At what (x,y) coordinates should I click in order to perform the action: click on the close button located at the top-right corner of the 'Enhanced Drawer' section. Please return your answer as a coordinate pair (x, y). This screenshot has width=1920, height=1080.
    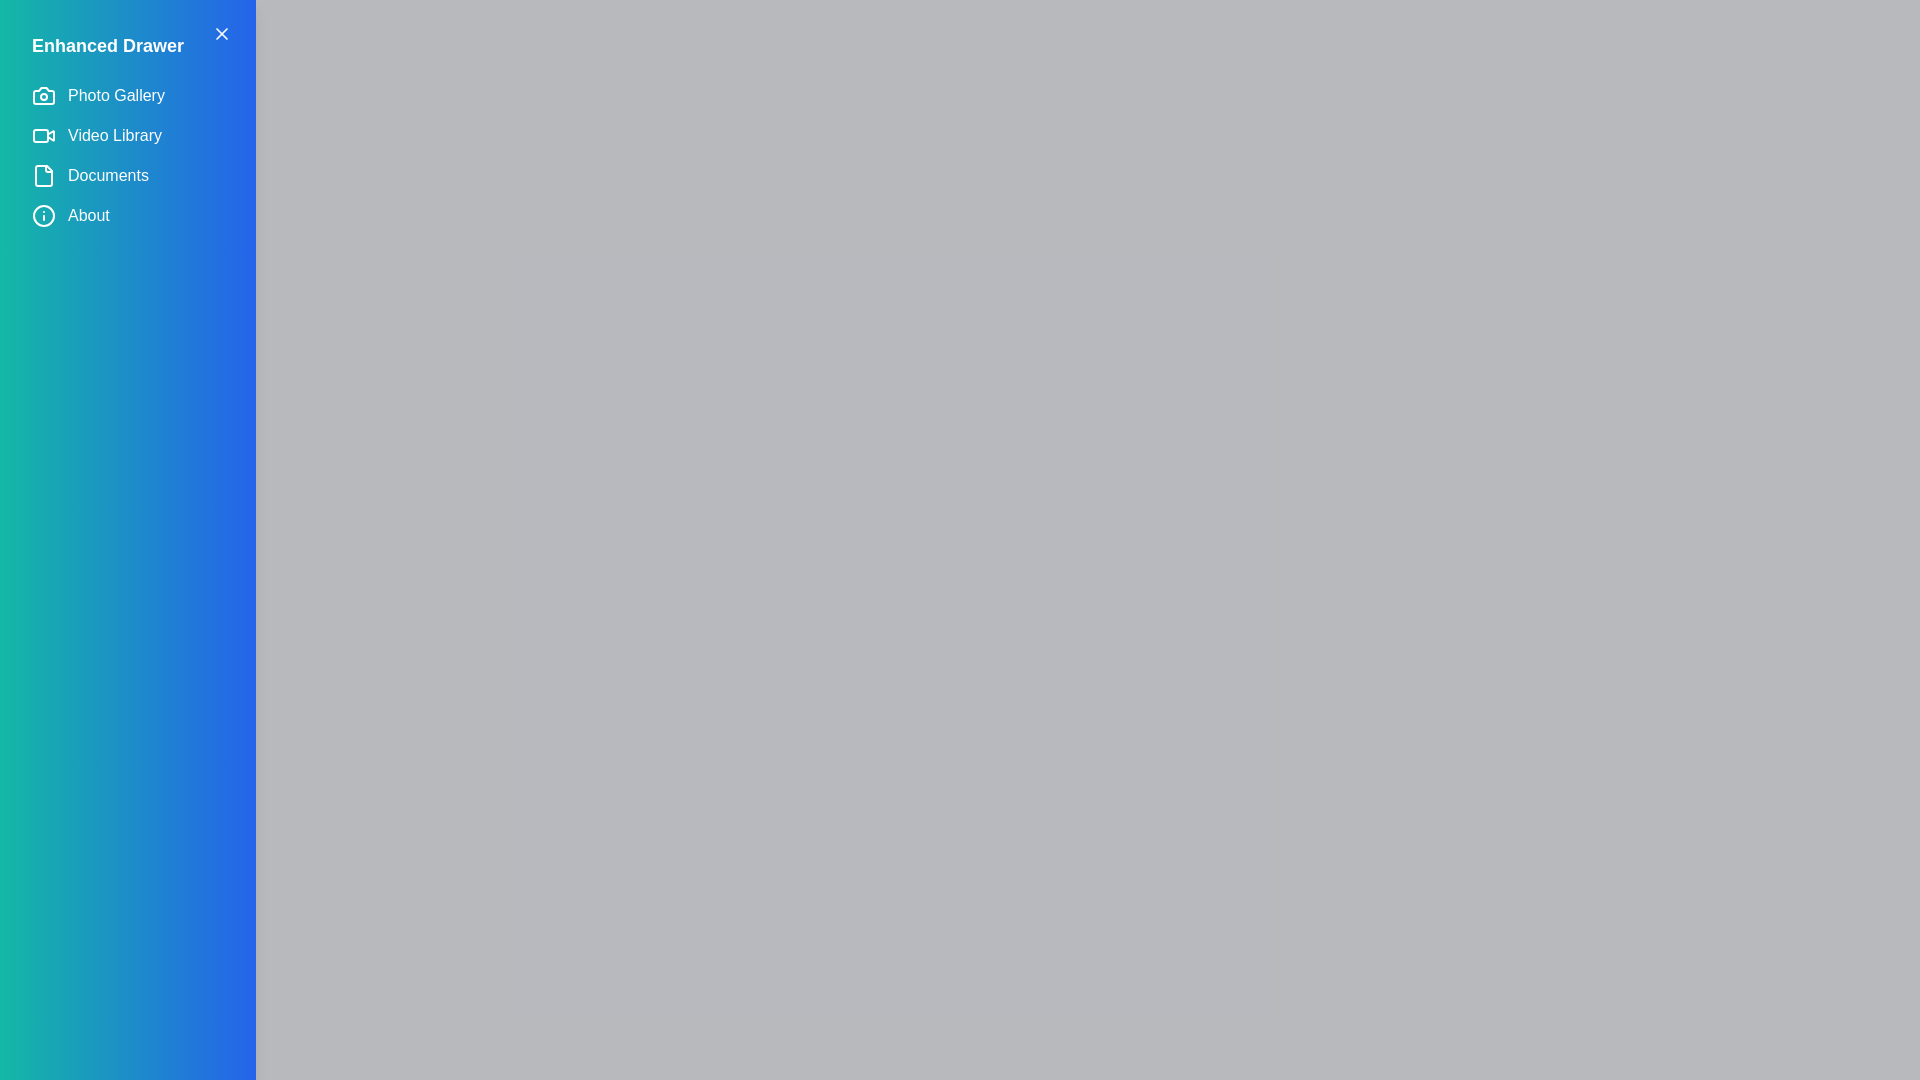
    Looking at the image, I should click on (221, 34).